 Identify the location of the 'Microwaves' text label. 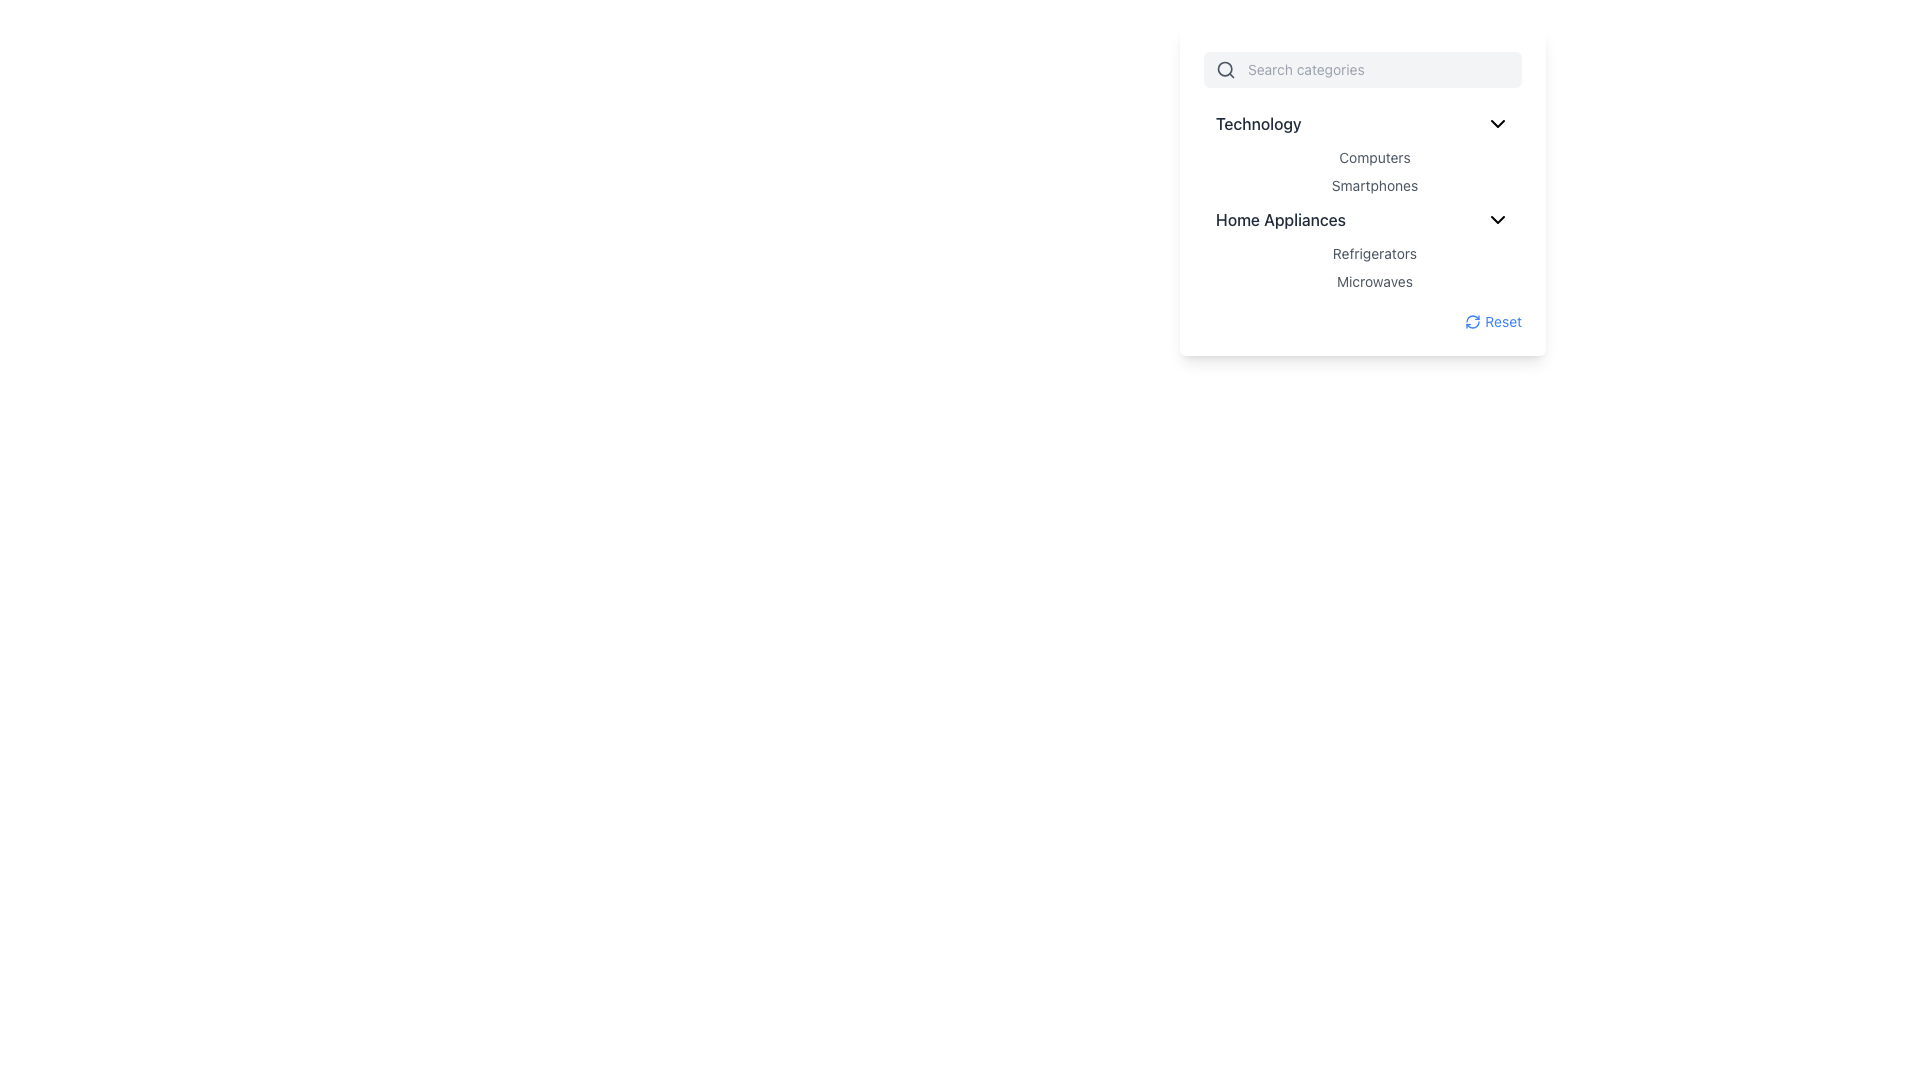
(1373, 281).